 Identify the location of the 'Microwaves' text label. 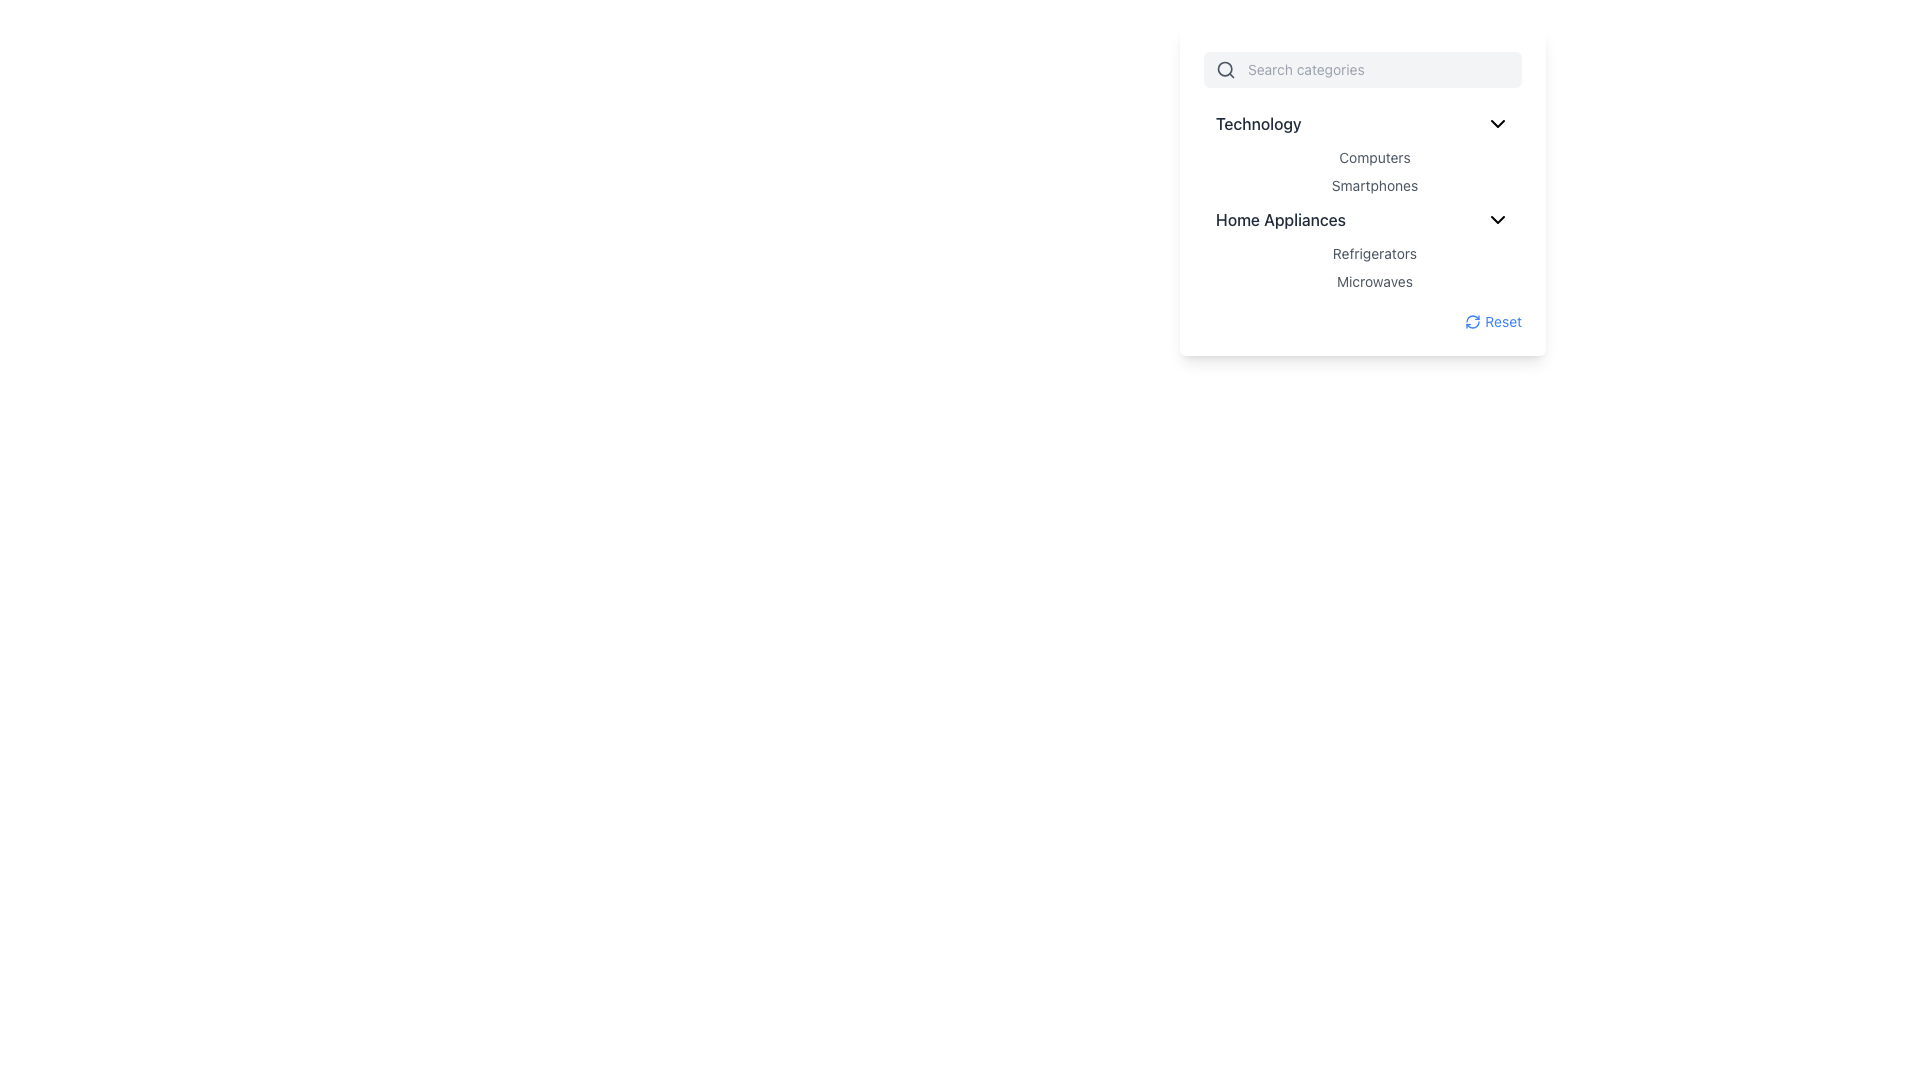
(1373, 281).